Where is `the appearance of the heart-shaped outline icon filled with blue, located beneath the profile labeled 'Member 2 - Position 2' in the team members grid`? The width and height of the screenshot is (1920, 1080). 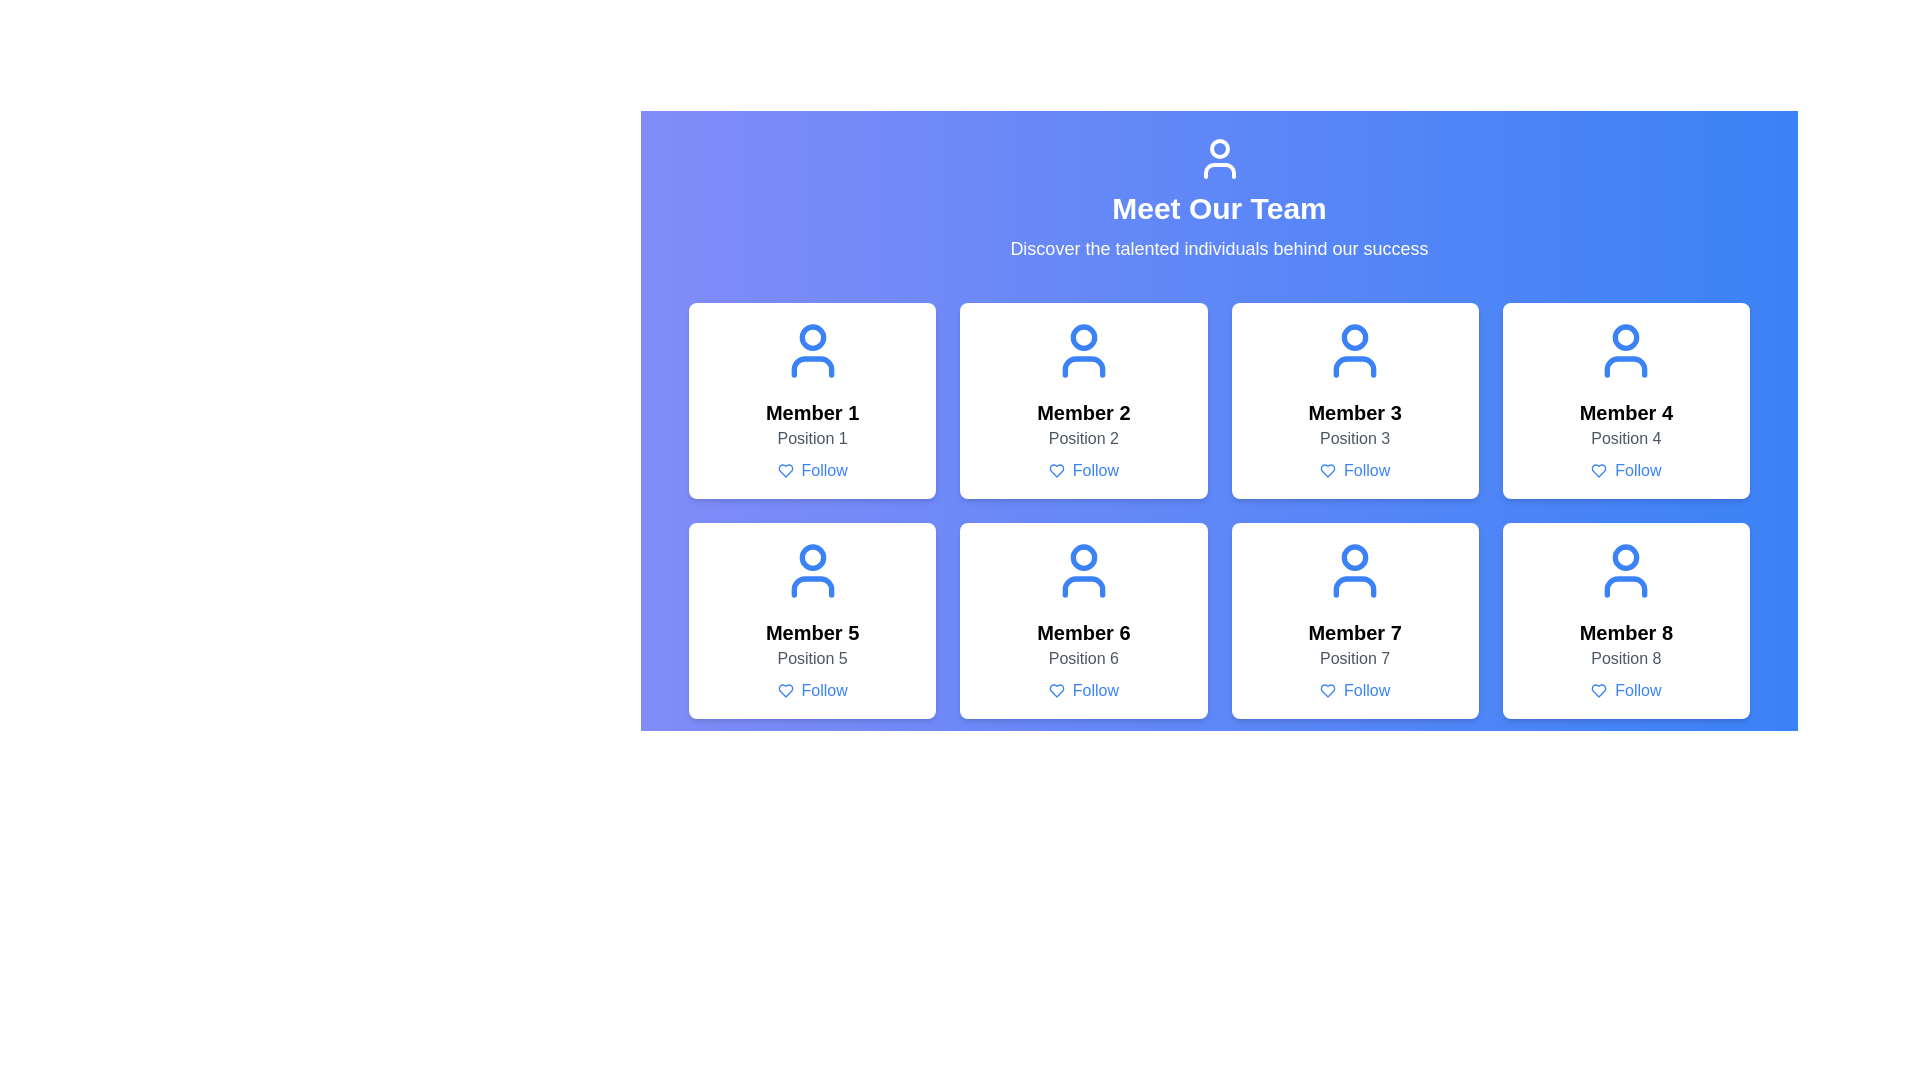 the appearance of the heart-shaped outline icon filled with blue, located beneath the profile labeled 'Member 2 - Position 2' in the team members grid is located at coordinates (1055, 470).